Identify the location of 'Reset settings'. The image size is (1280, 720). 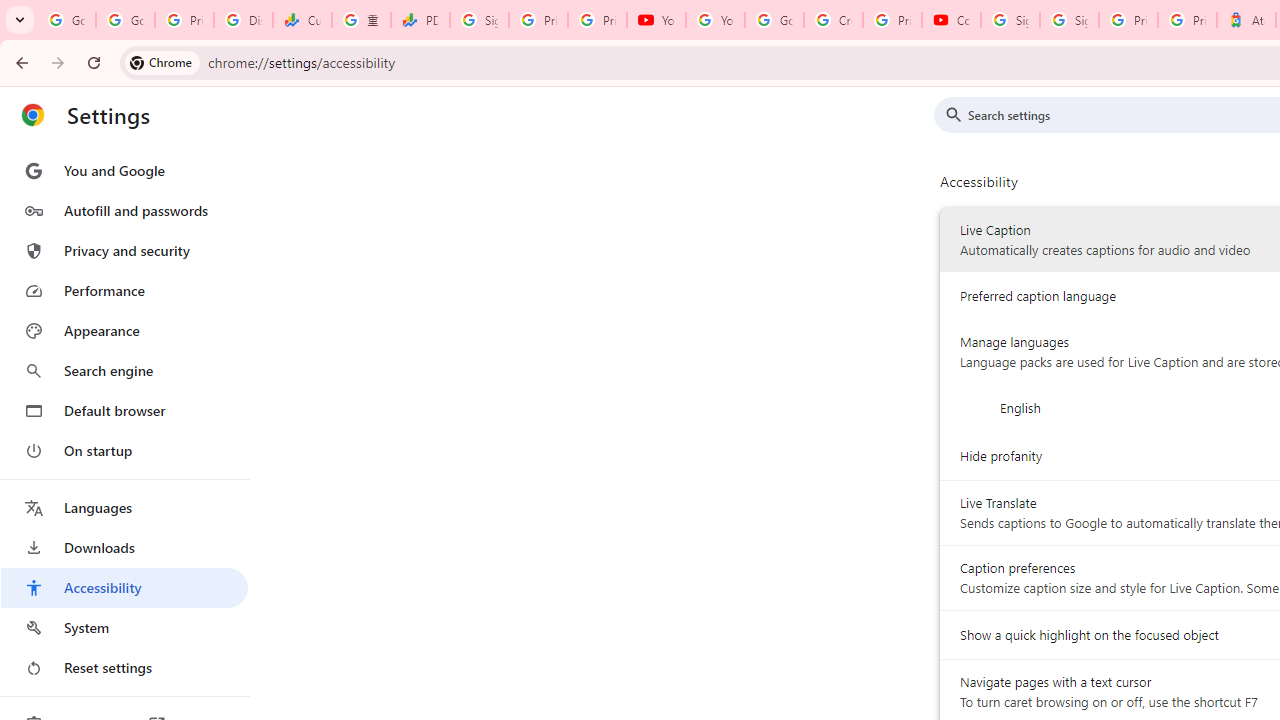
(123, 668).